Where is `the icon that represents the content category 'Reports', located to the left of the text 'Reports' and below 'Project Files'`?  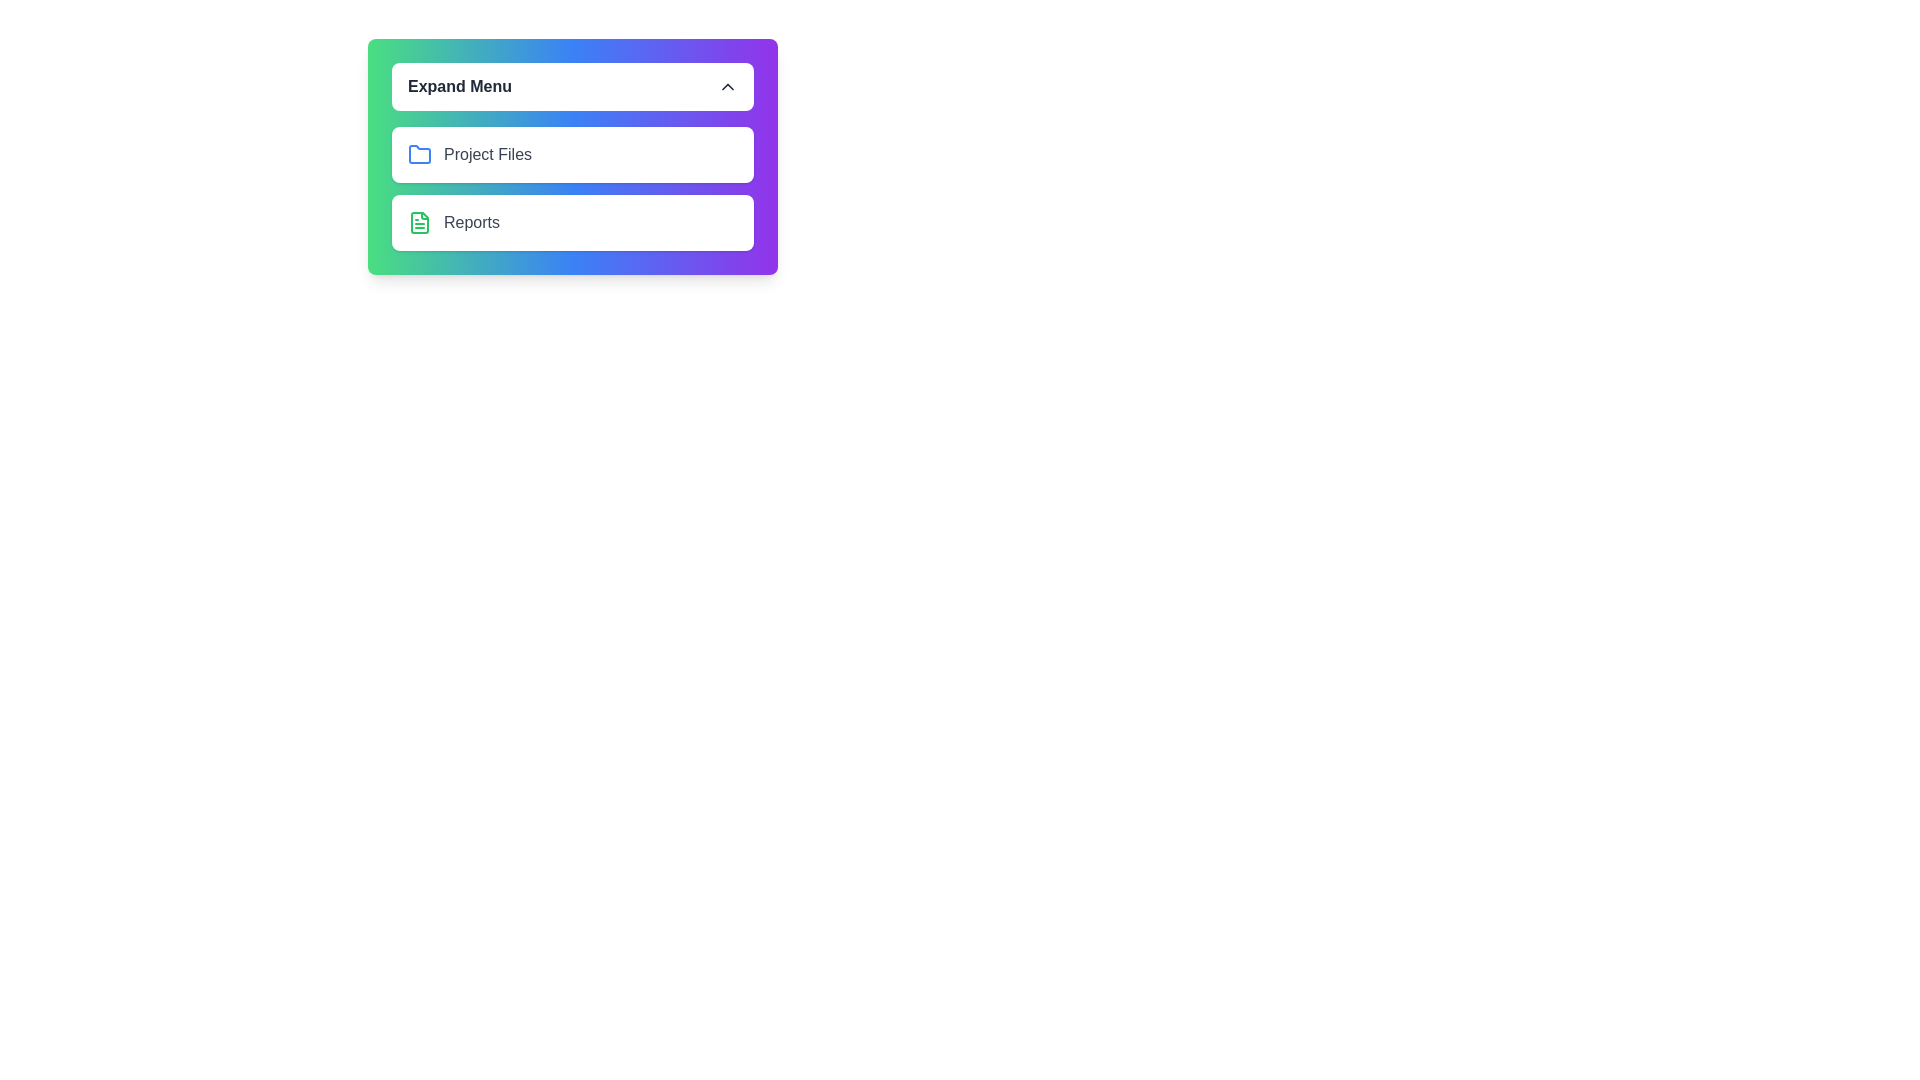 the icon that represents the content category 'Reports', located to the left of the text 'Reports' and below 'Project Files' is located at coordinates (419, 223).